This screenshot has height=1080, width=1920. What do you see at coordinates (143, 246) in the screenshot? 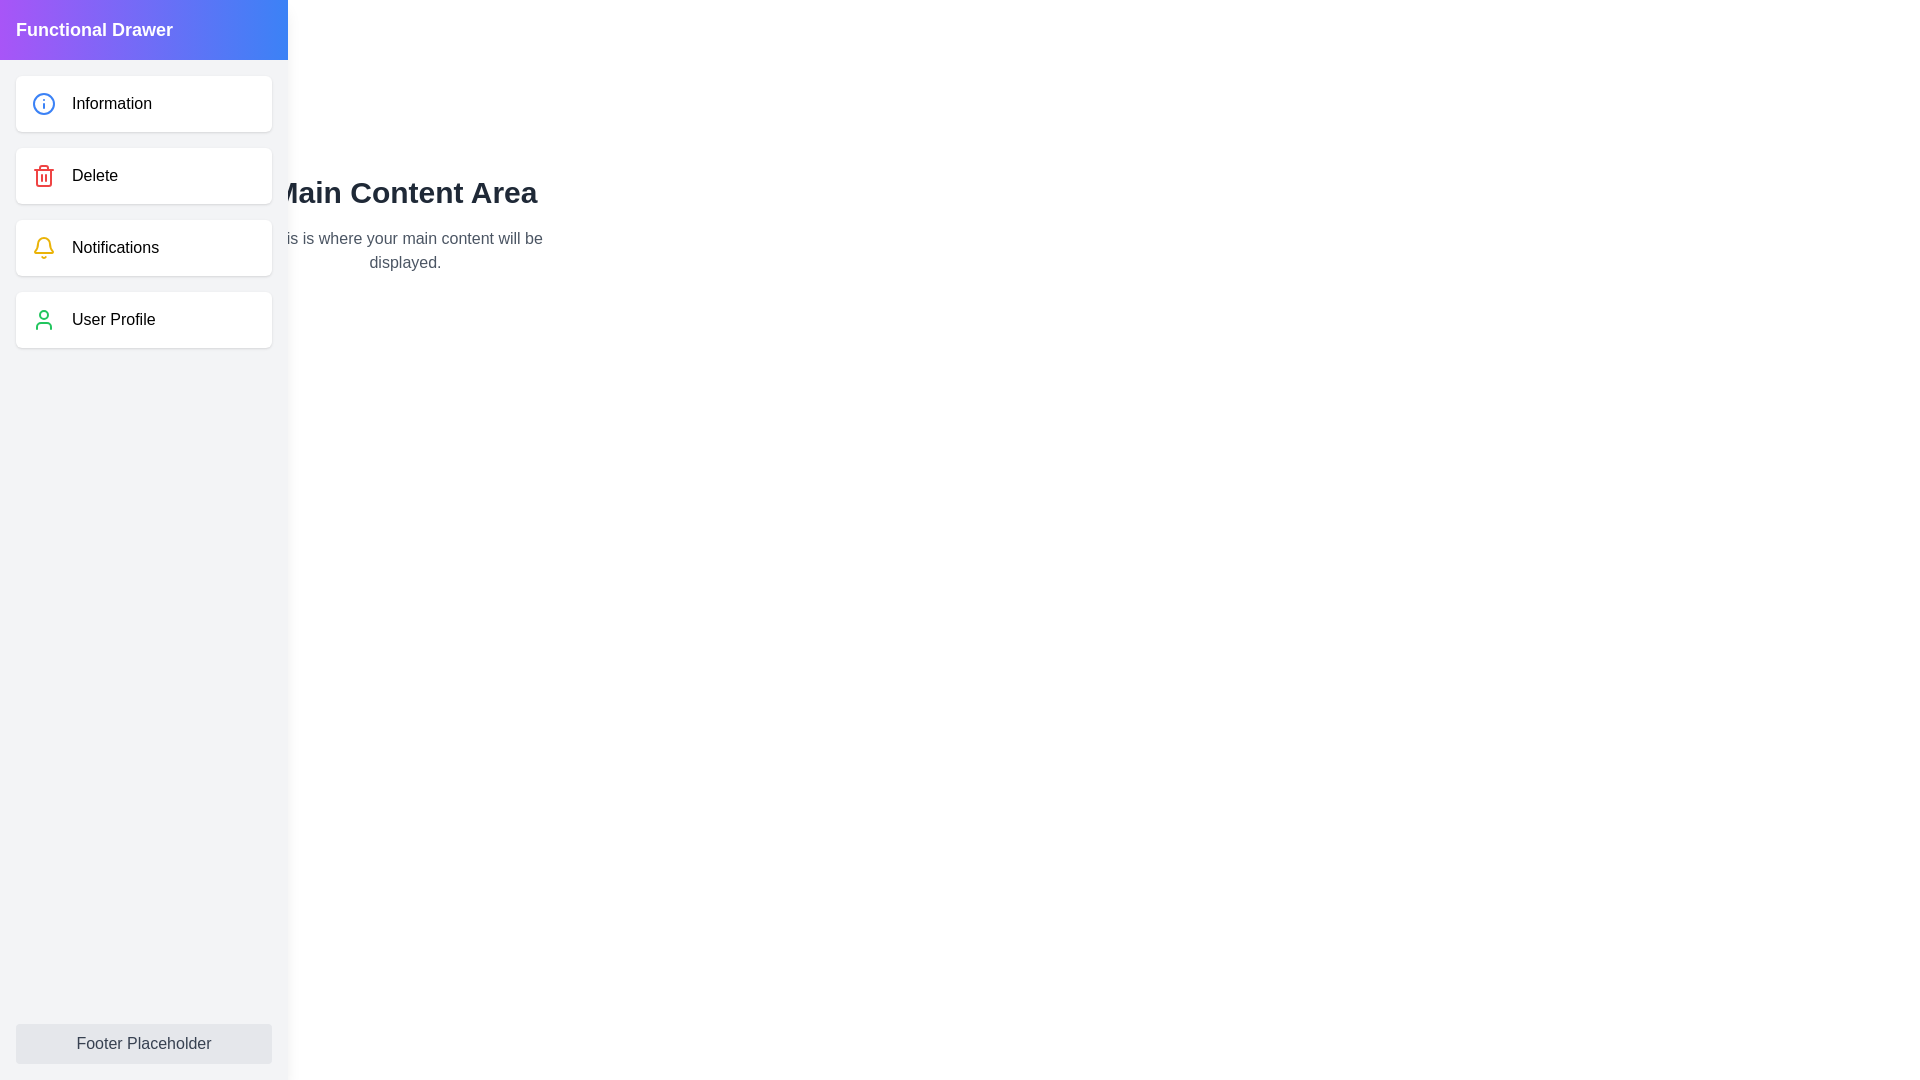
I see `the notifications button, which is represented by a bell icon and is the third option in the vertical drawer menu located on the left side of the interface` at bounding box center [143, 246].